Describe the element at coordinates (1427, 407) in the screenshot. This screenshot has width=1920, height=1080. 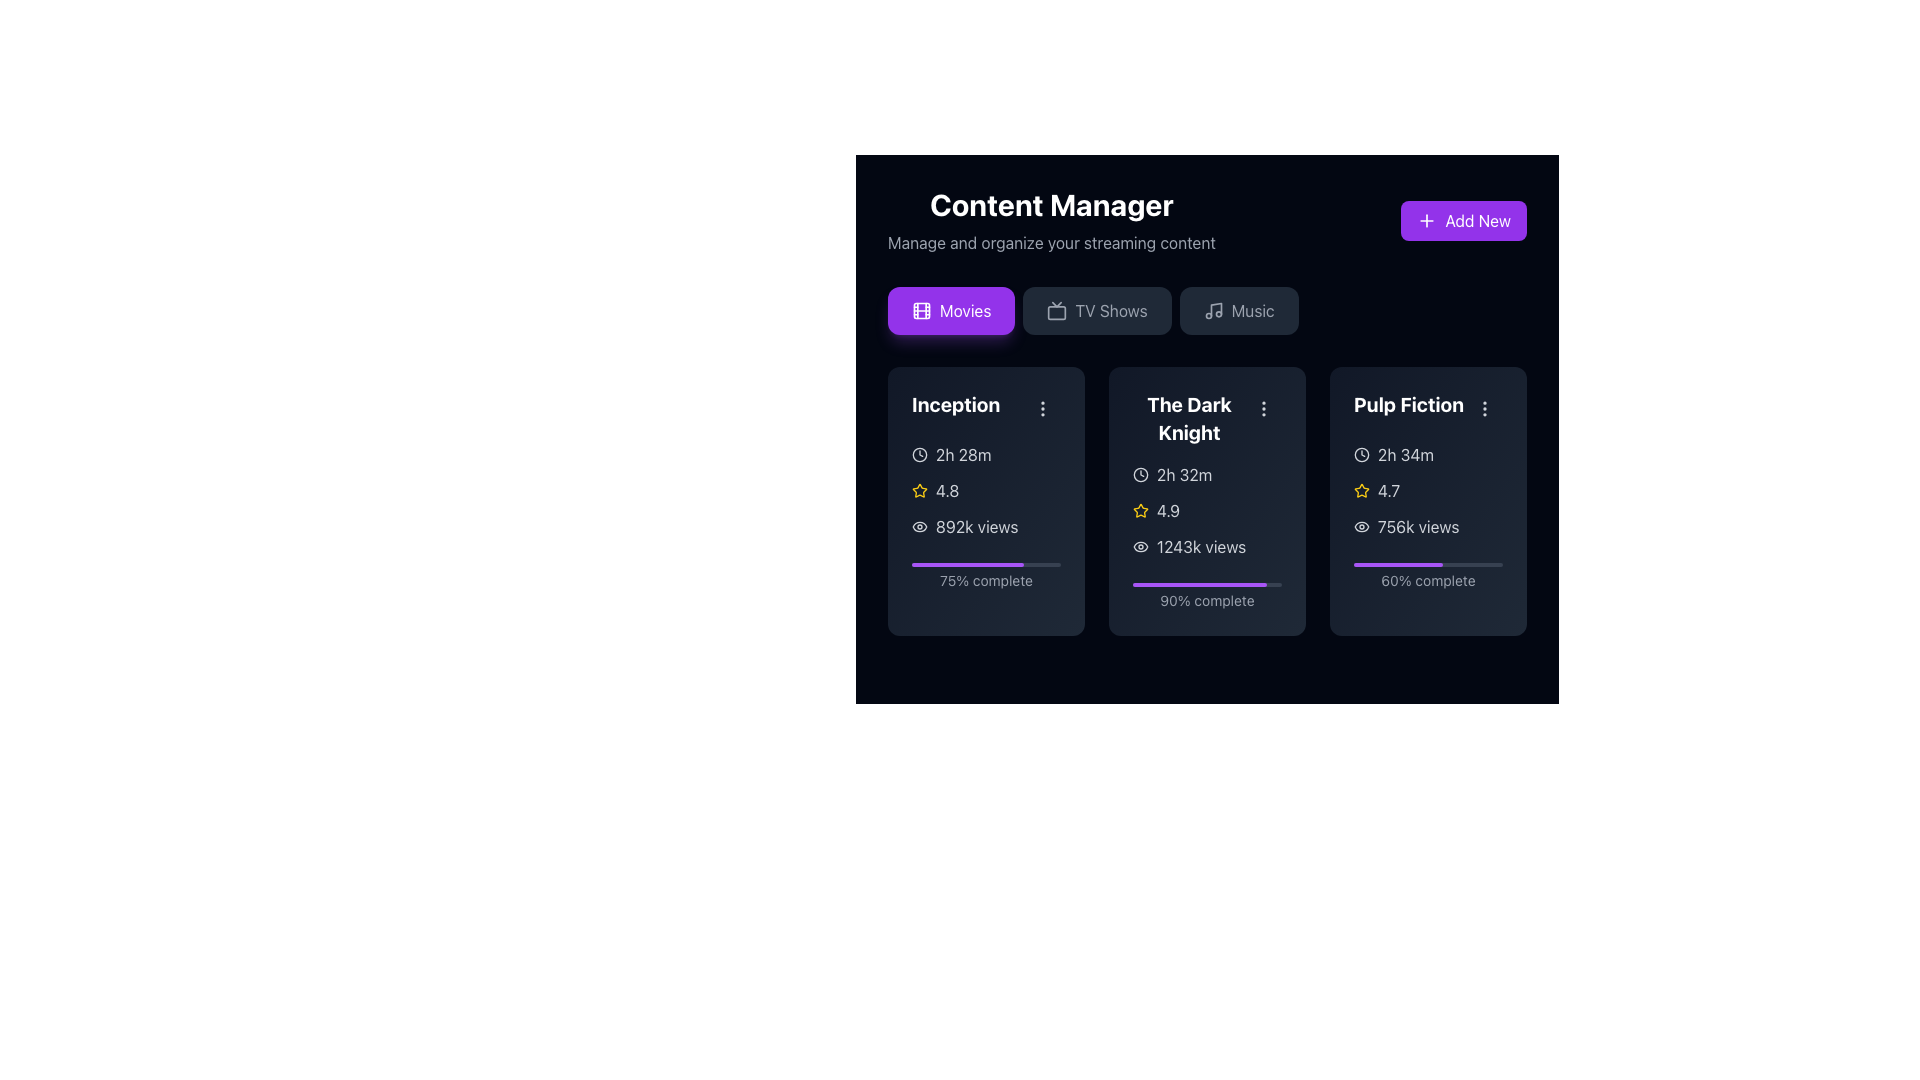
I see `the title text label 'Pulp Fiction' styled in bold white font at the top of the card layout, positioned at the top-right among the grid of content cards` at that location.